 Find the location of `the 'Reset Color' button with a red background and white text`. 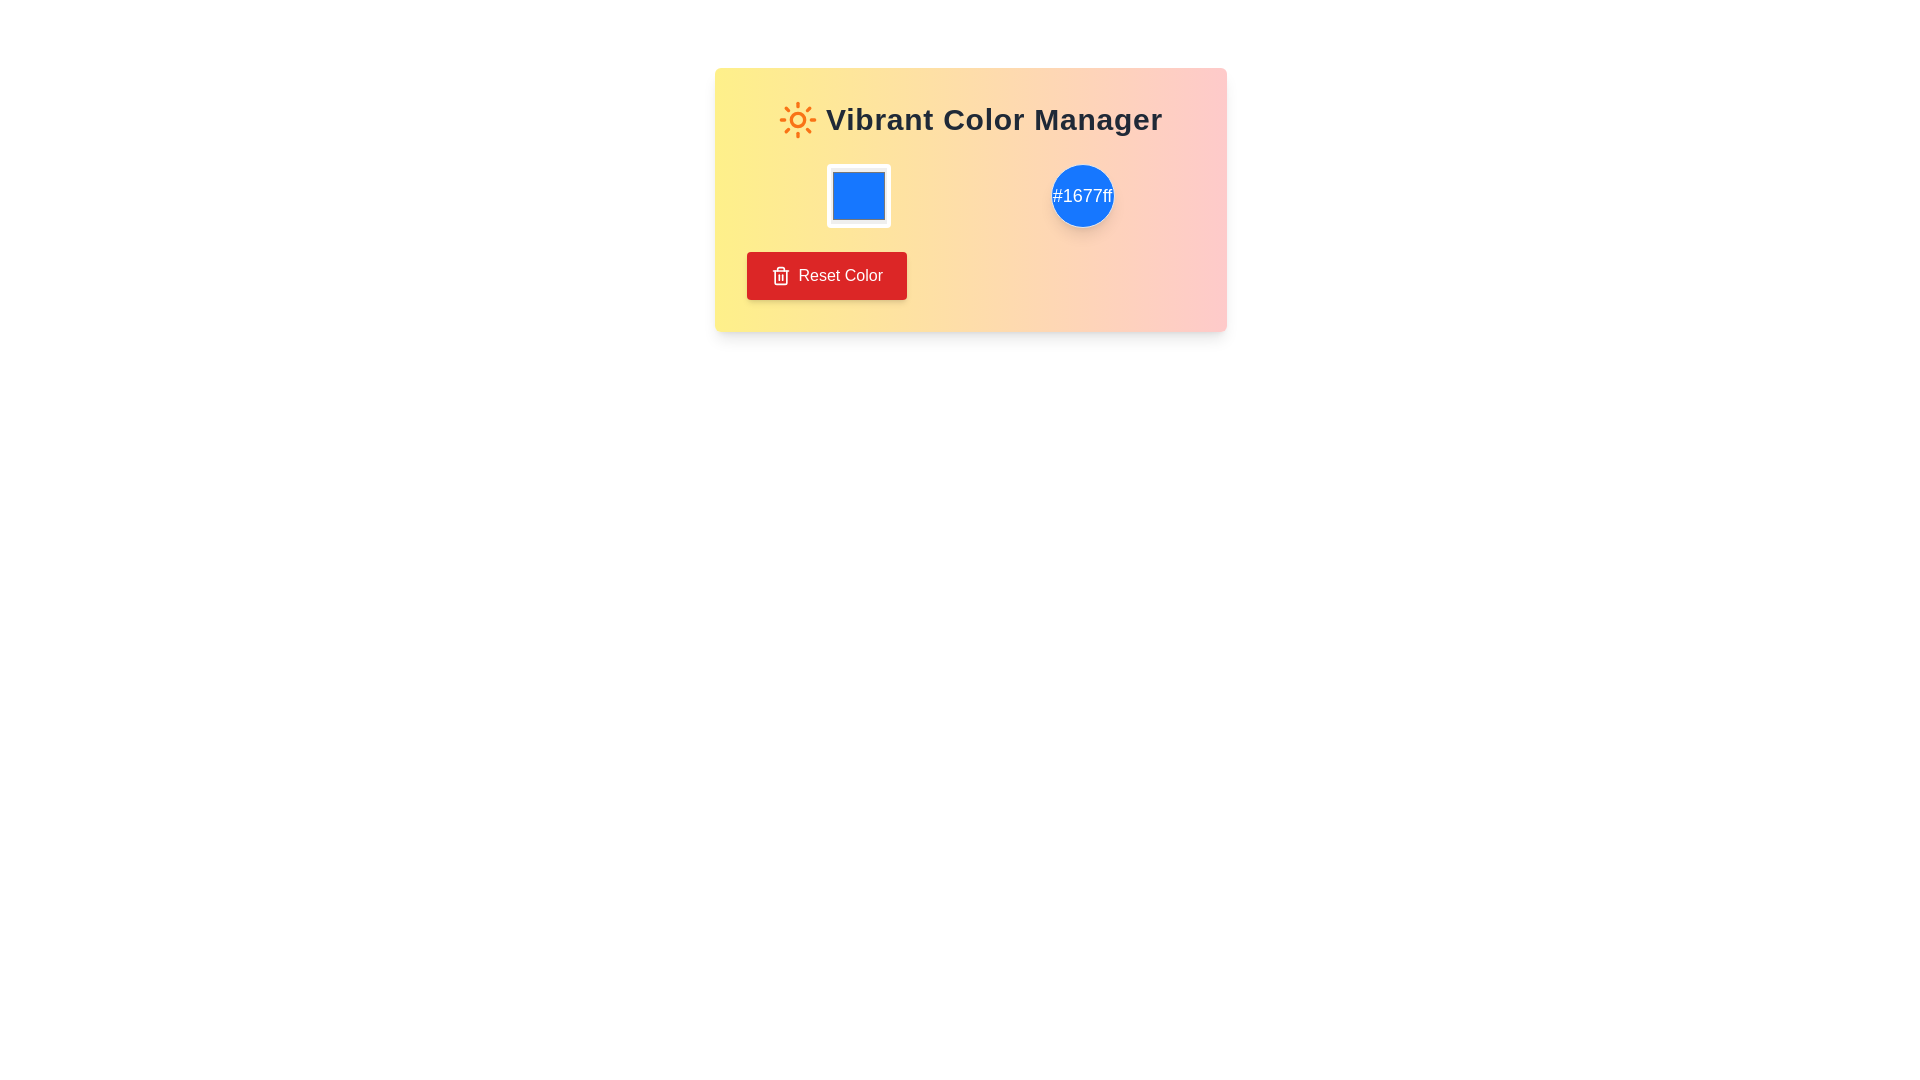

the 'Reset Color' button with a red background and white text is located at coordinates (826, 276).